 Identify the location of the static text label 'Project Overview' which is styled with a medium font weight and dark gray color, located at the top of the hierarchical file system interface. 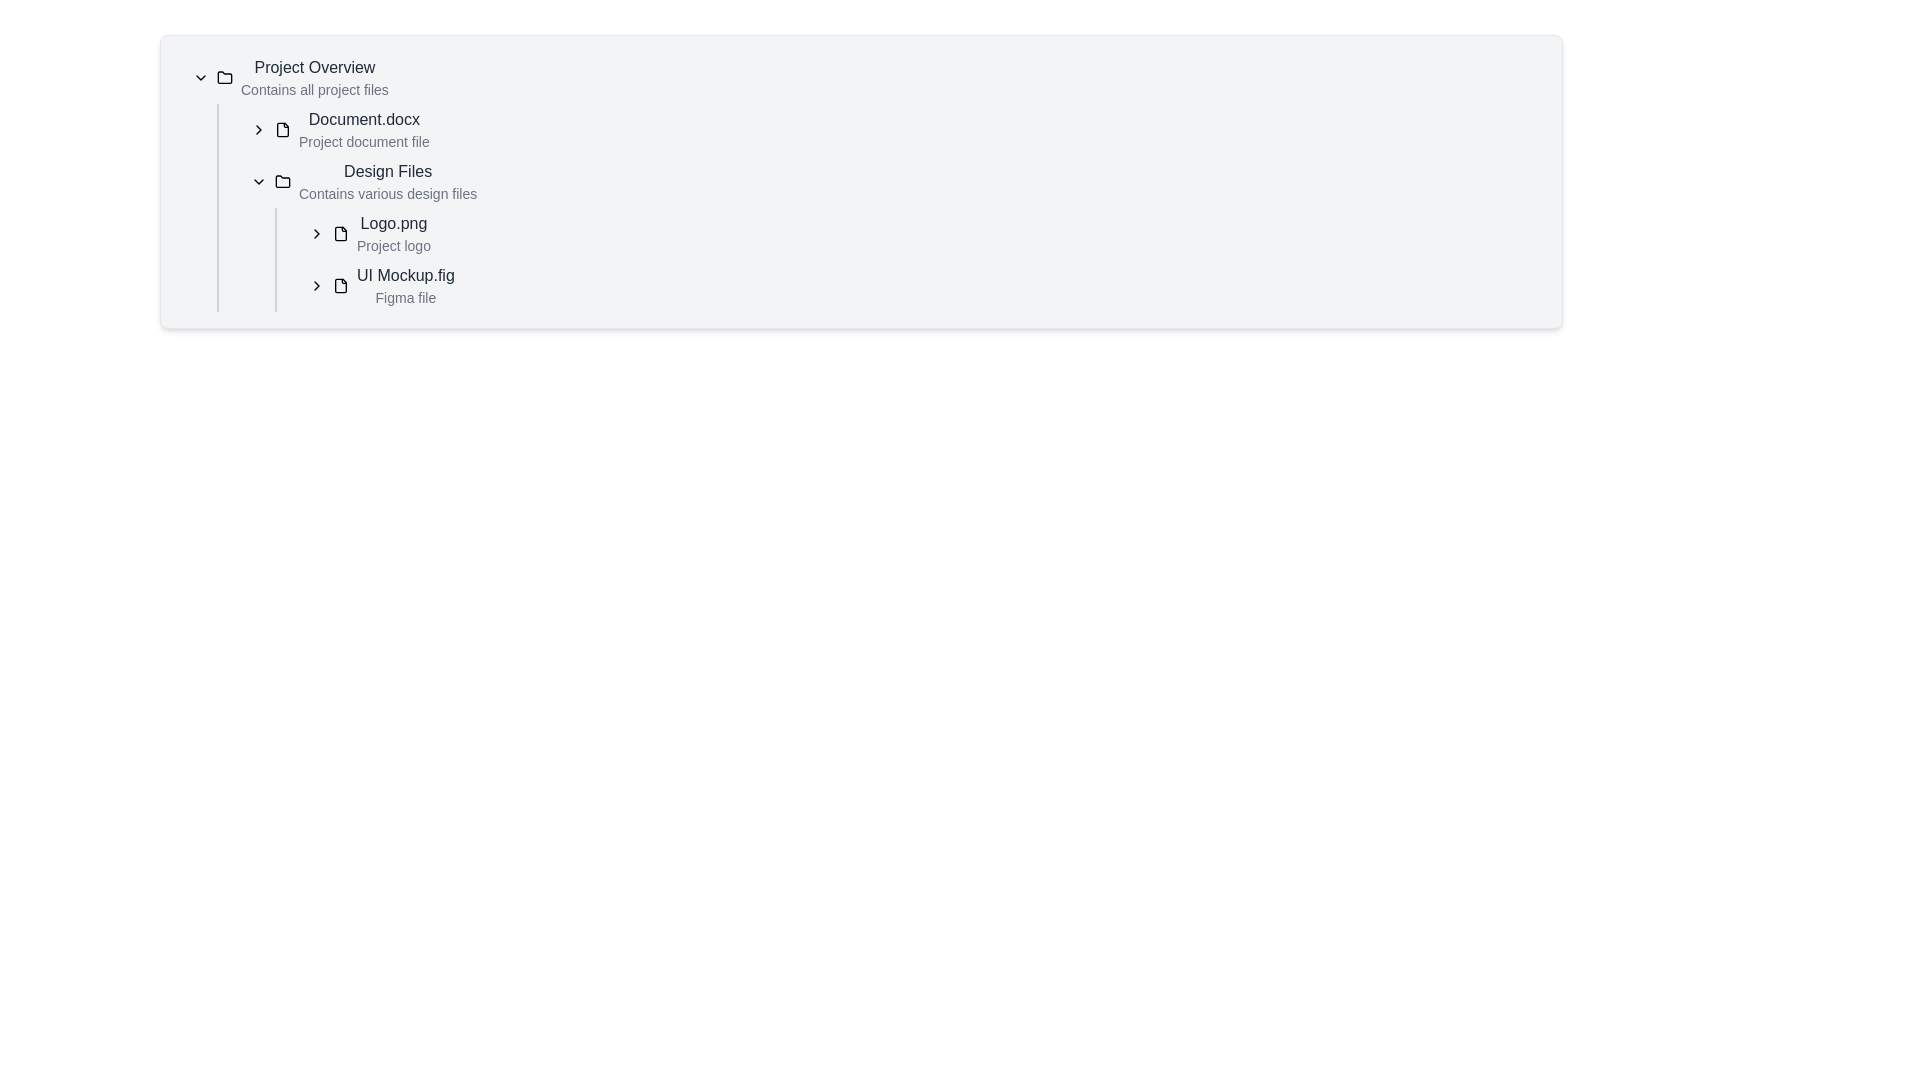
(313, 67).